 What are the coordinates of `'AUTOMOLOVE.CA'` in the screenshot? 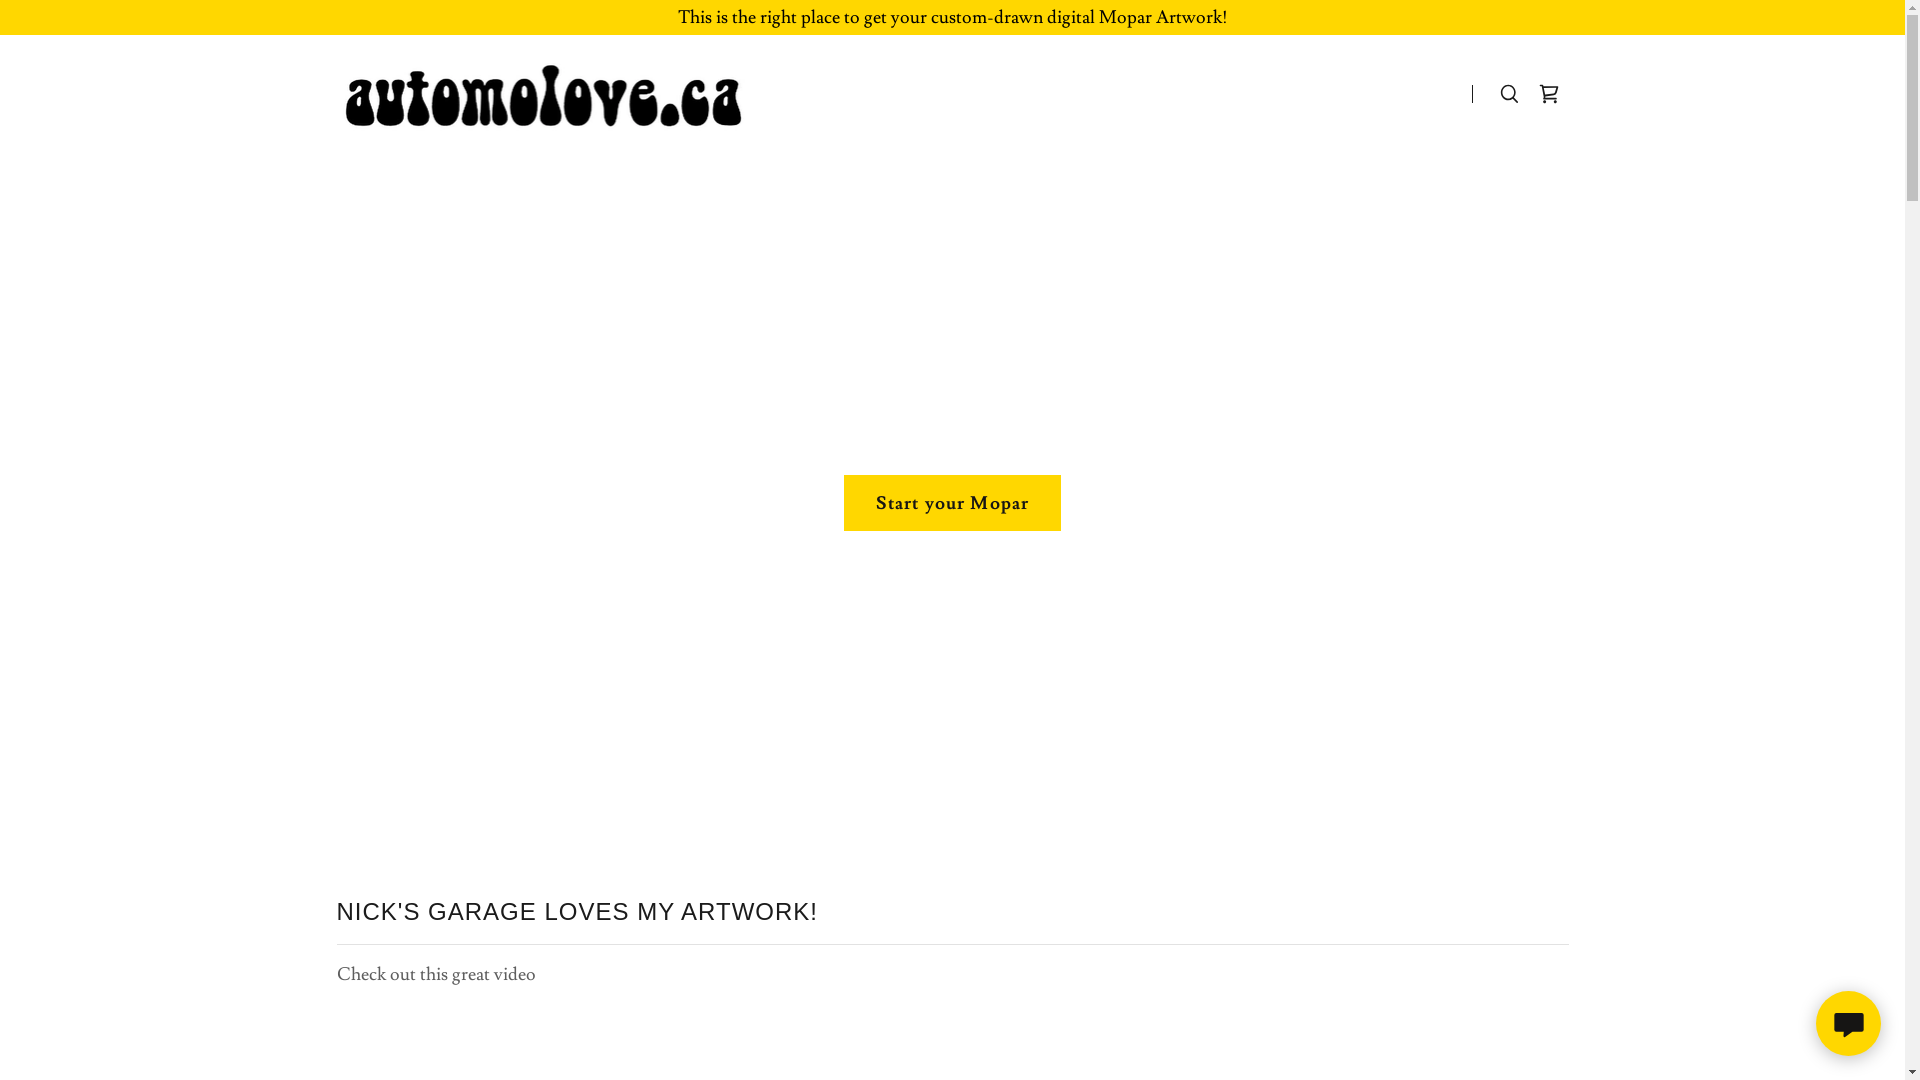 It's located at (551, 88).